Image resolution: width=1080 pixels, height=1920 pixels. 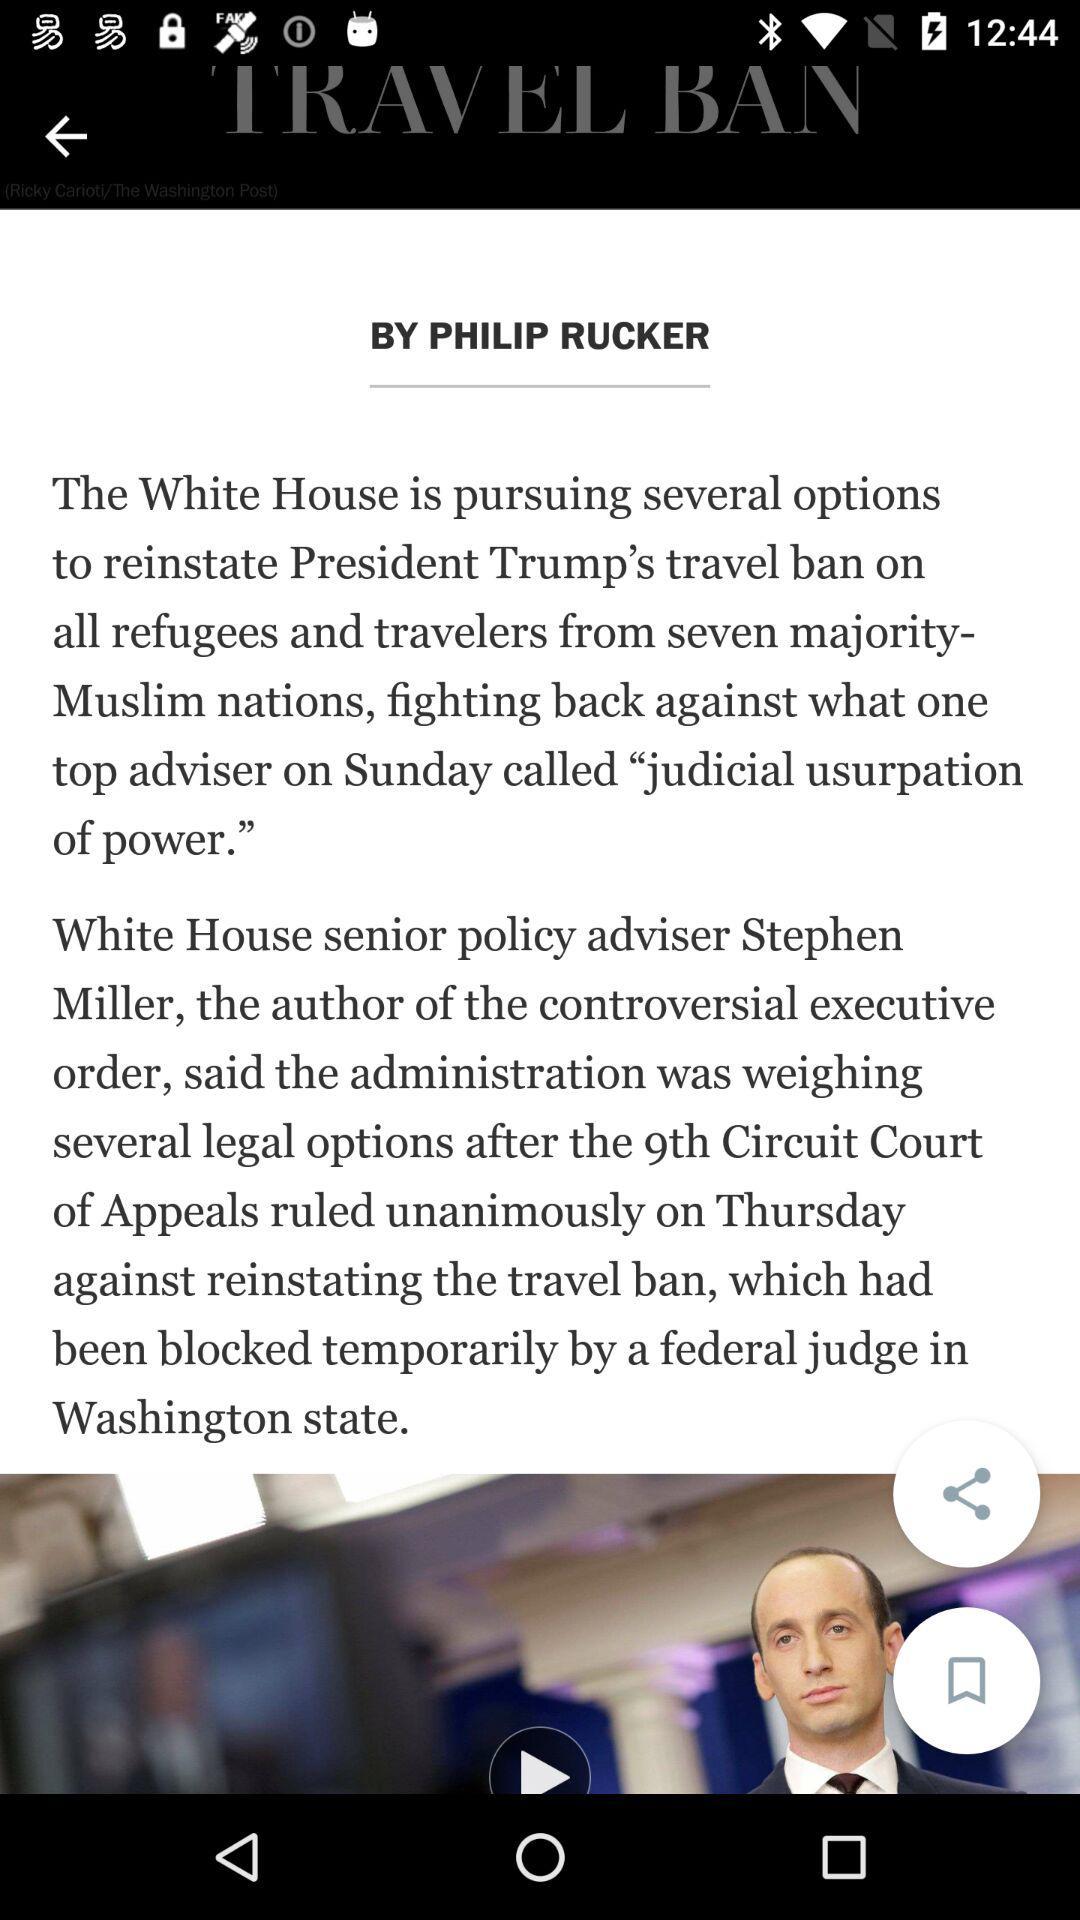 What do you see at coordinates (64, 135) in the screenshot?
I see `go back` at bounding box center [64, 135].